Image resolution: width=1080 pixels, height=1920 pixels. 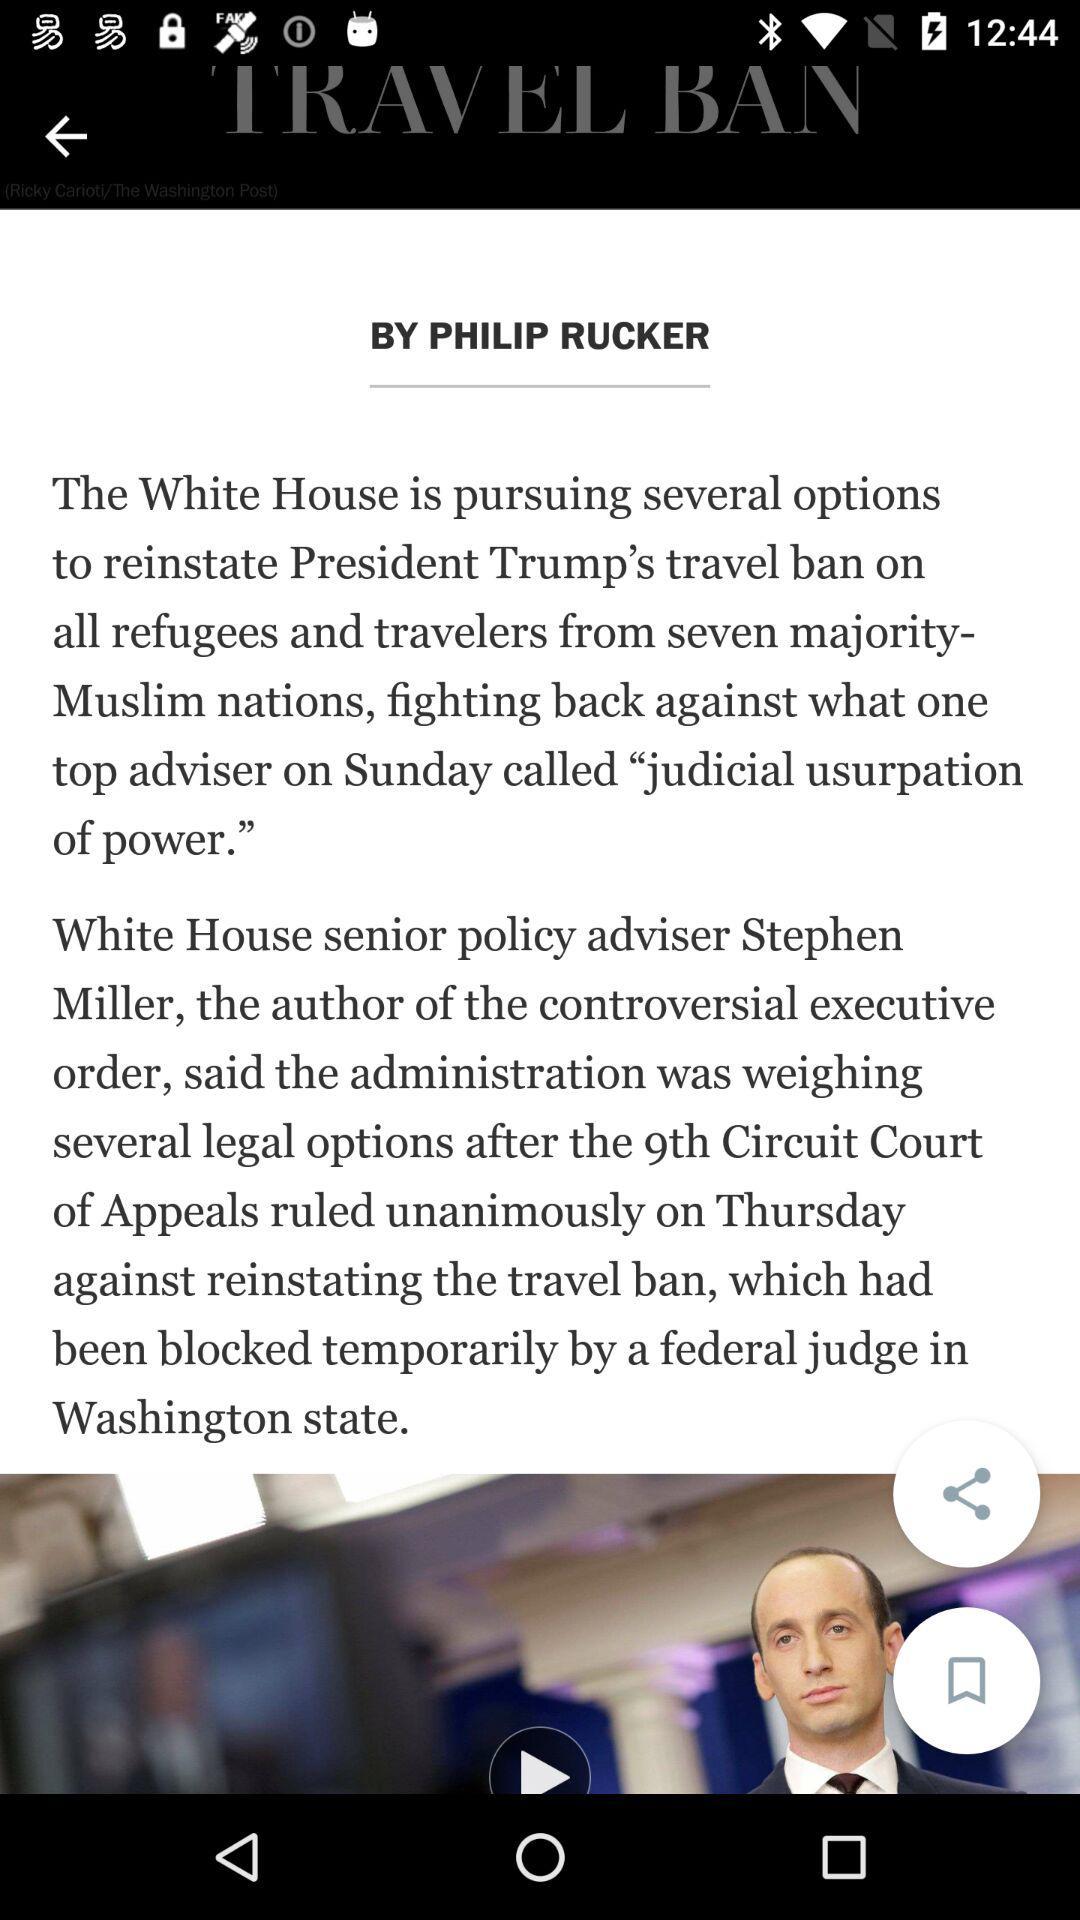 What do you see at coordinates (64, 135) in the screenshot?
I see `go back` at bounding box center [64, 135].